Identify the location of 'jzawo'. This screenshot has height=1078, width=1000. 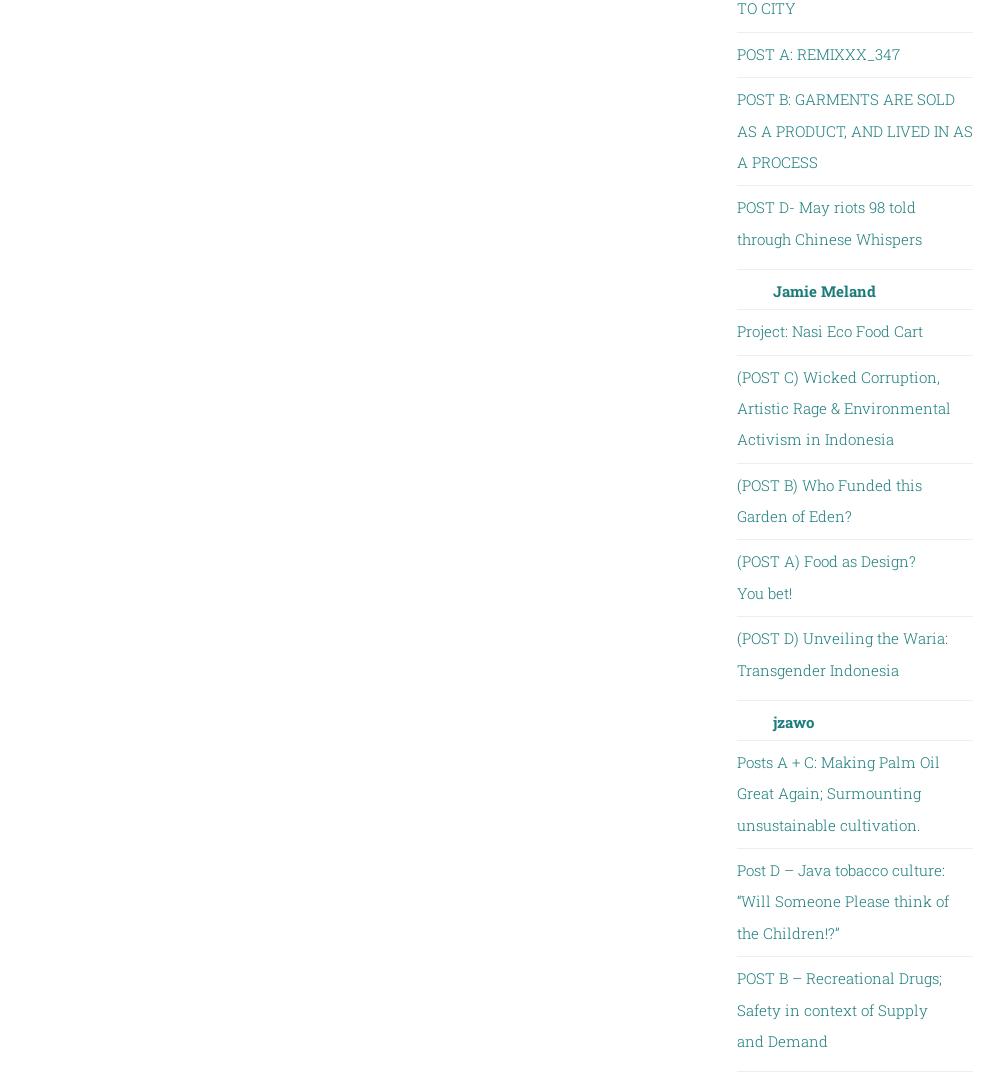
(792, 719).